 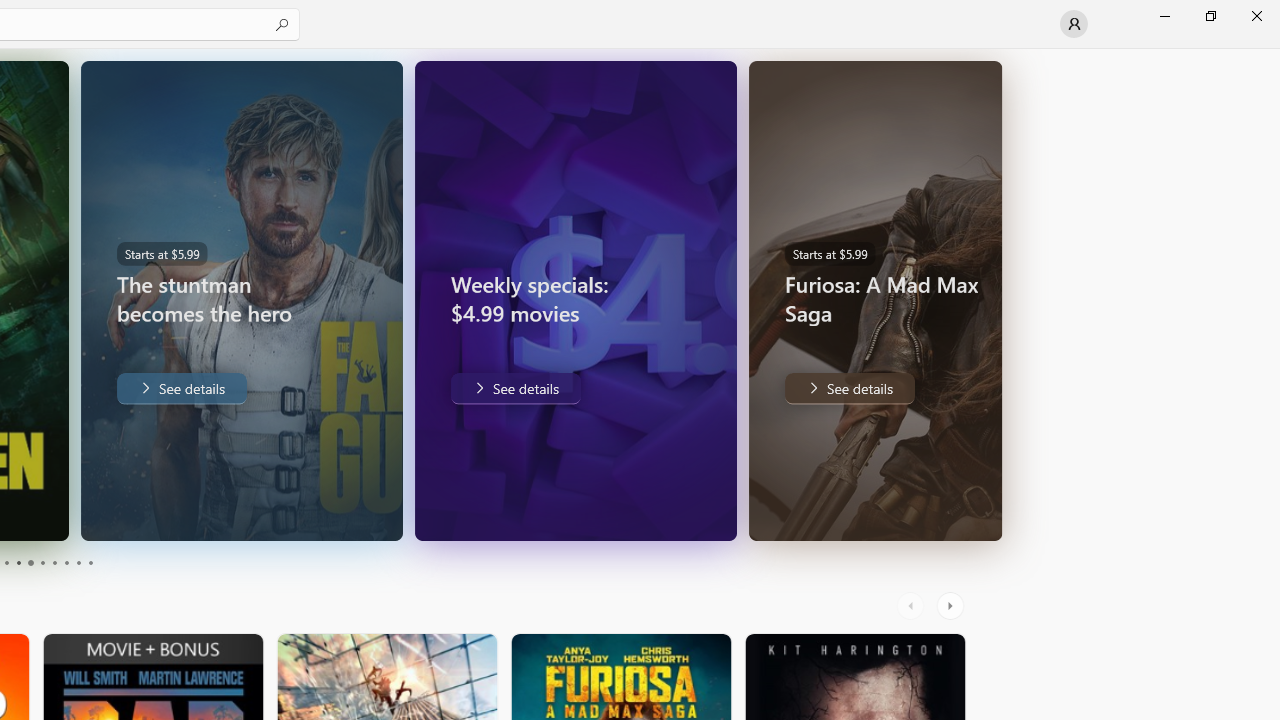 I want to click on 'Page 5', so click(x=30, y=563).